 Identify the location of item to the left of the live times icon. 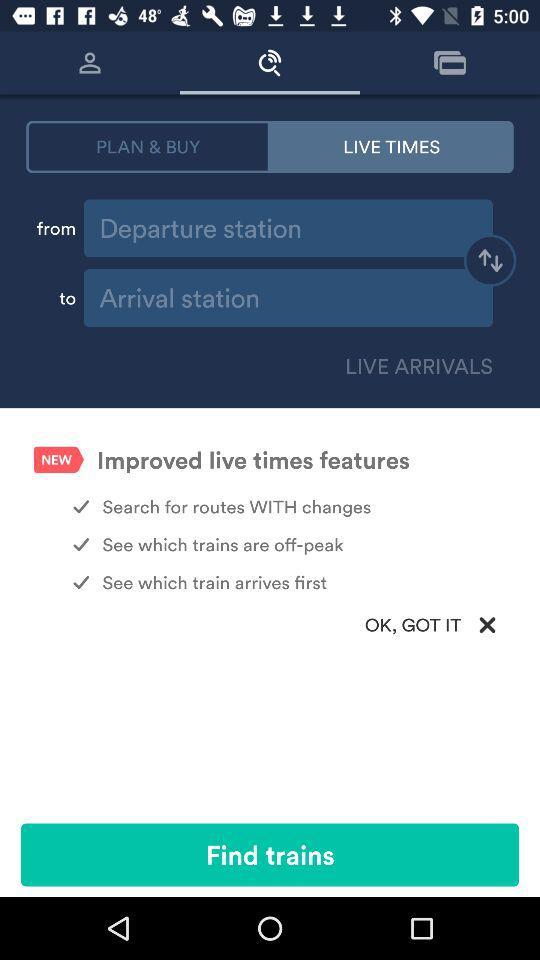
(147, 145).